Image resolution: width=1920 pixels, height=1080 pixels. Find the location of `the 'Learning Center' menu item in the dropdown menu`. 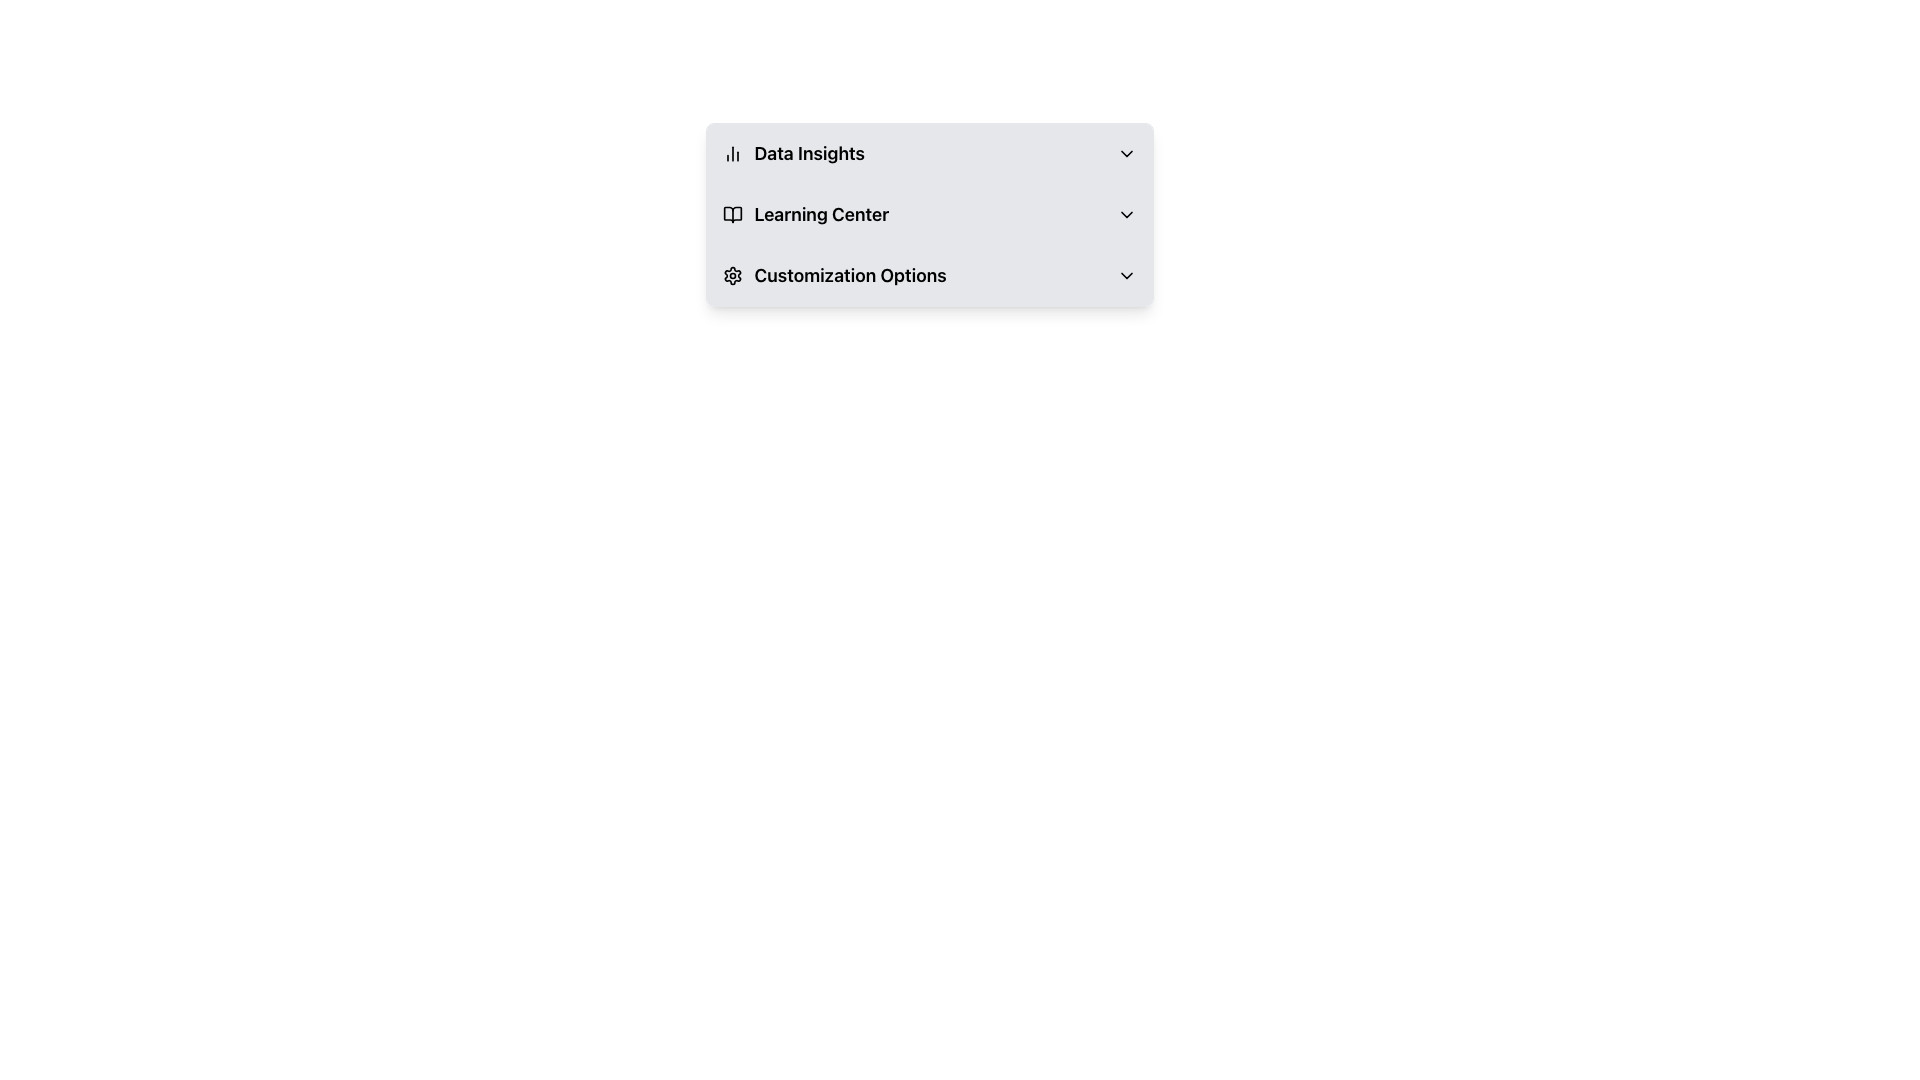

the 'Learning Center' menu item in the dropdown menu is located at coordinates (928, 215).